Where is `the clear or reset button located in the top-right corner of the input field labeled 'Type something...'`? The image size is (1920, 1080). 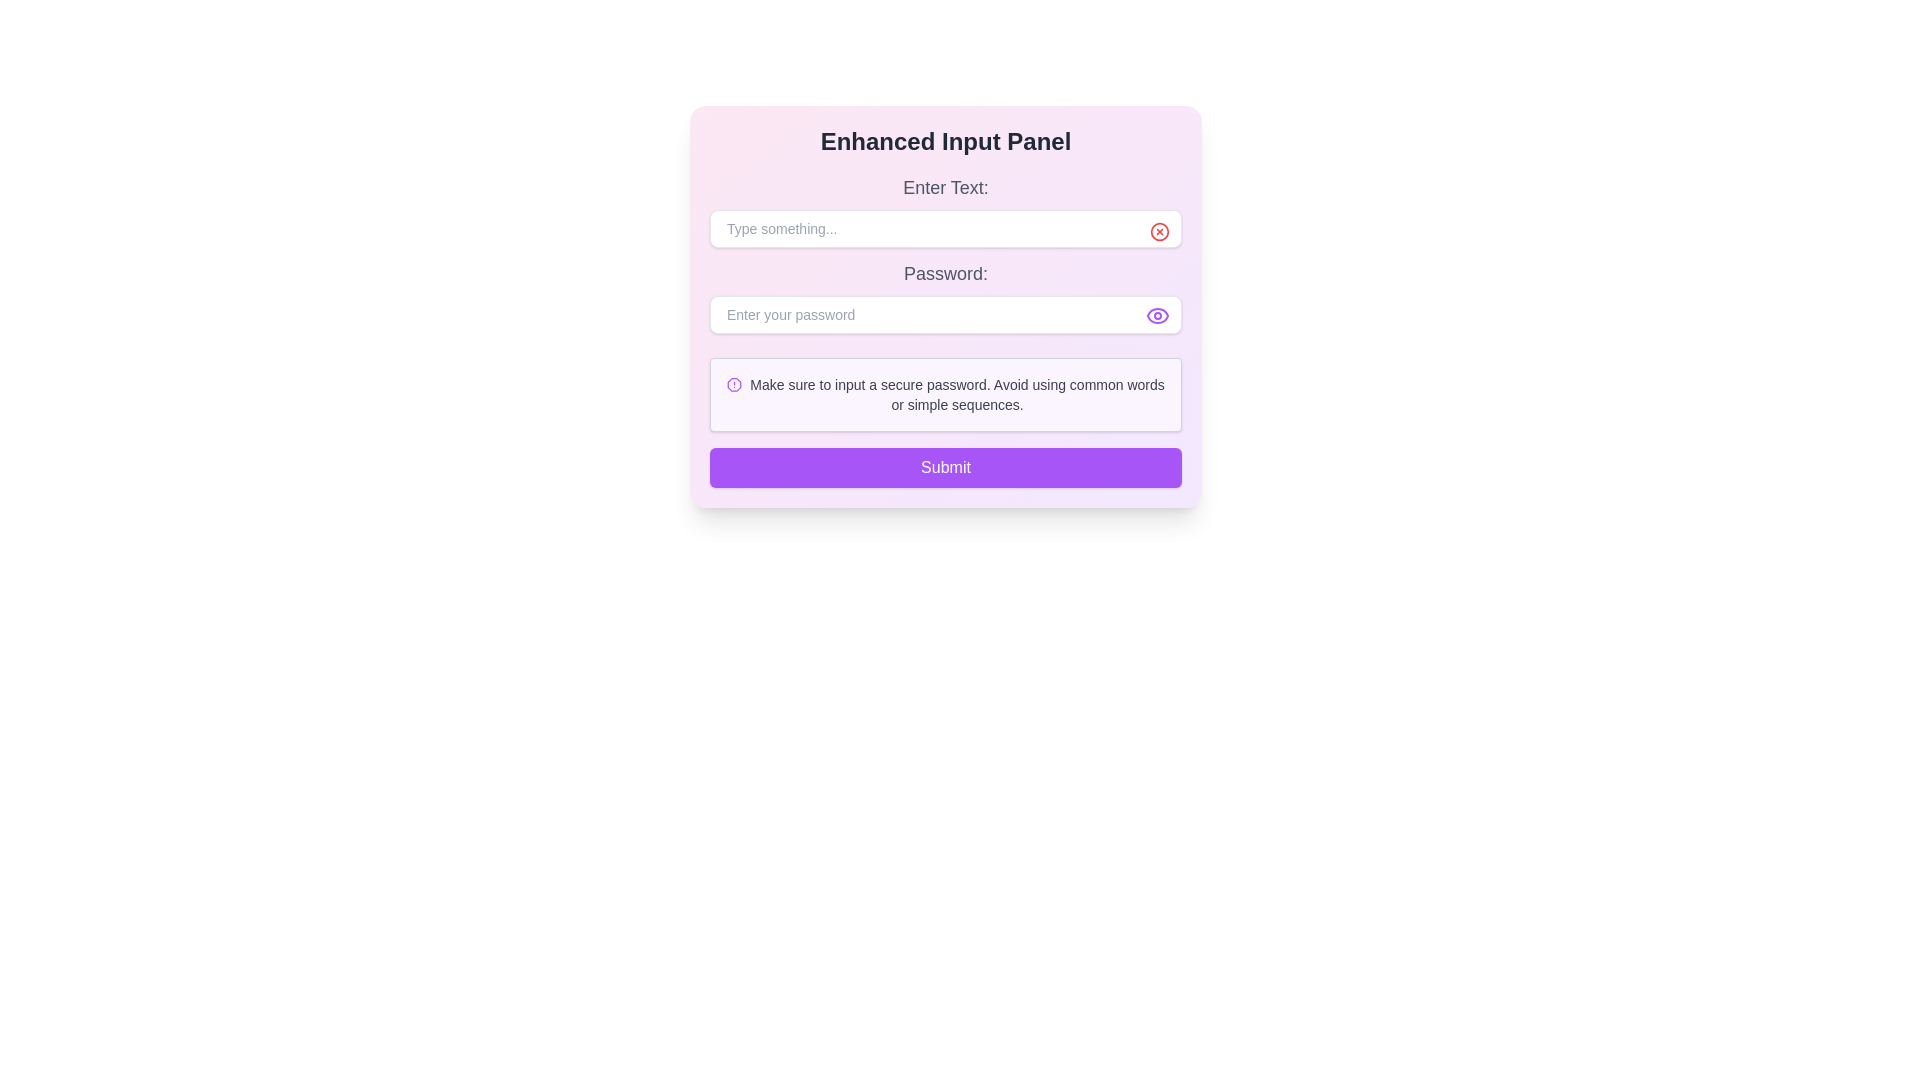
the clear or reset button located in the top-right corner of the input field labeled 'Type something...' is located at coordinates (1160, 230).